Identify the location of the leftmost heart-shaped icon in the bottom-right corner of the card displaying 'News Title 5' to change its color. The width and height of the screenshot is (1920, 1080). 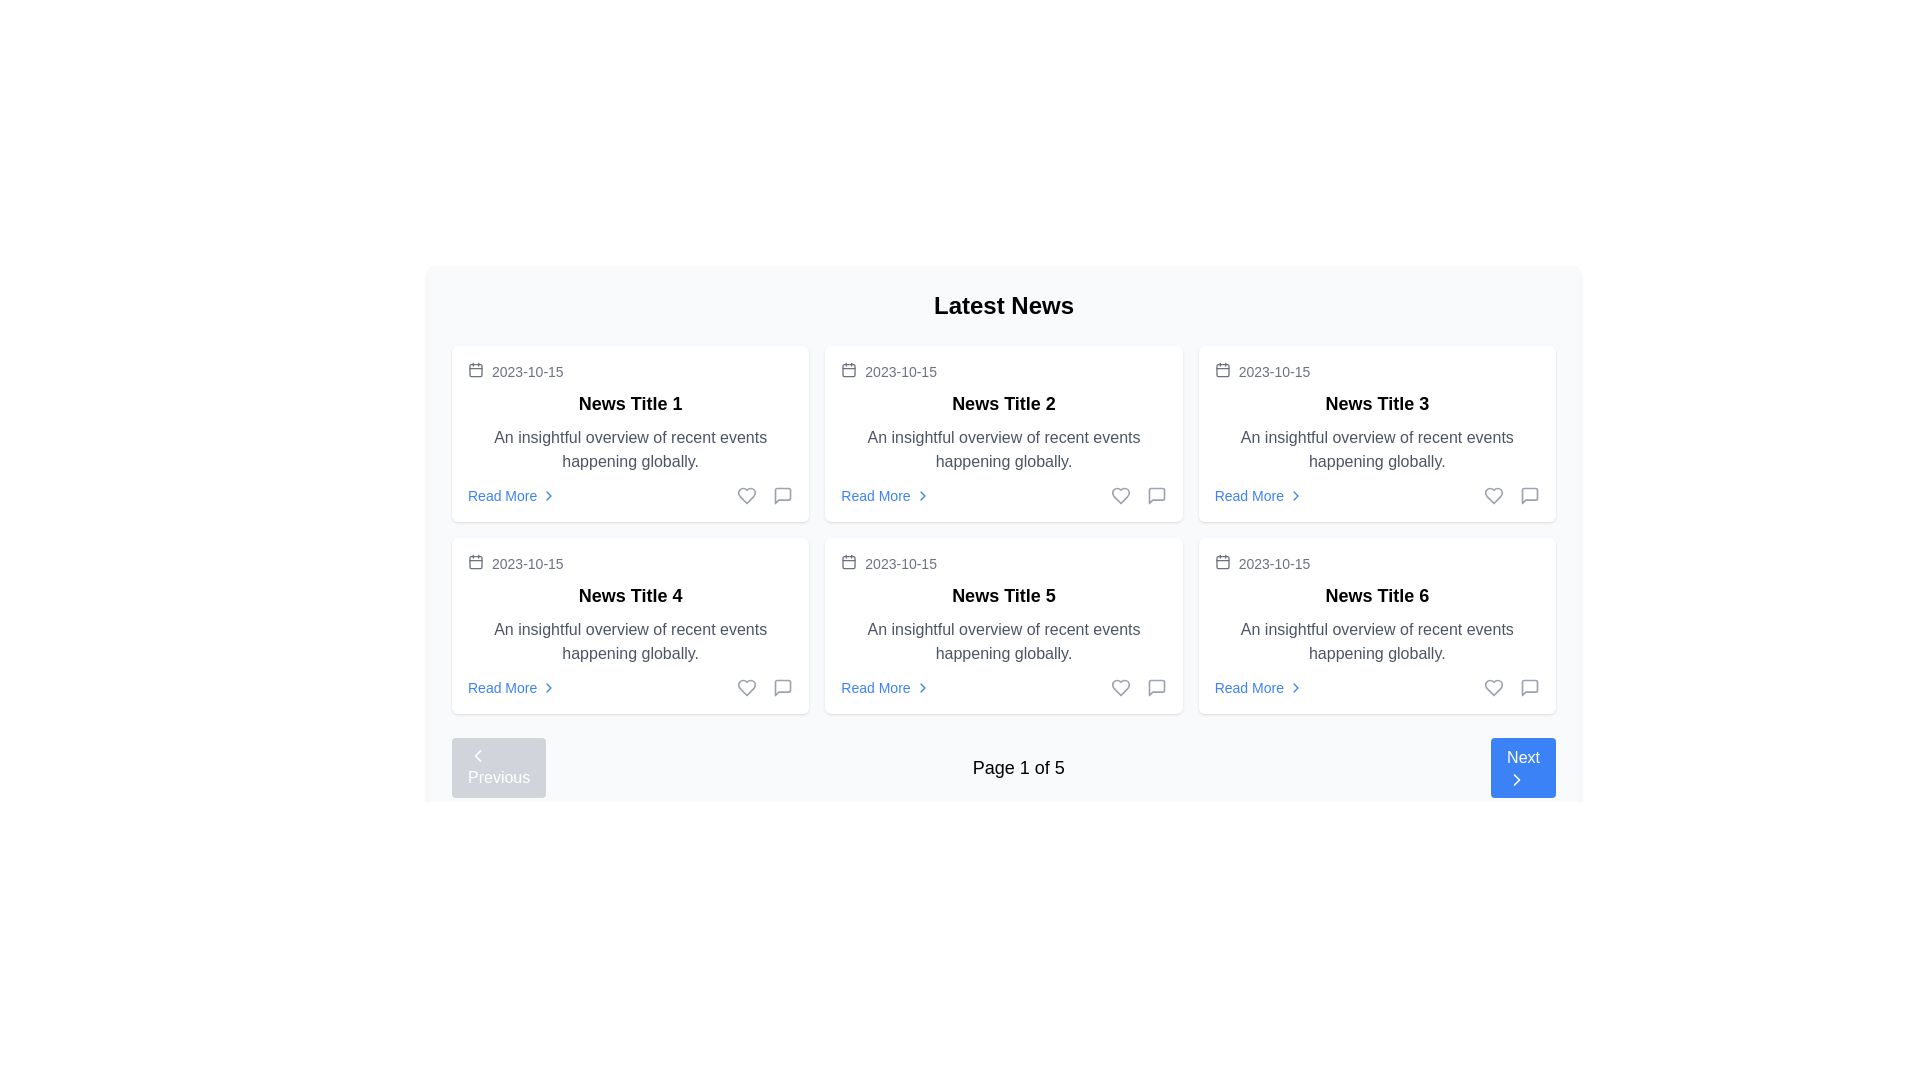
(1120, 686).